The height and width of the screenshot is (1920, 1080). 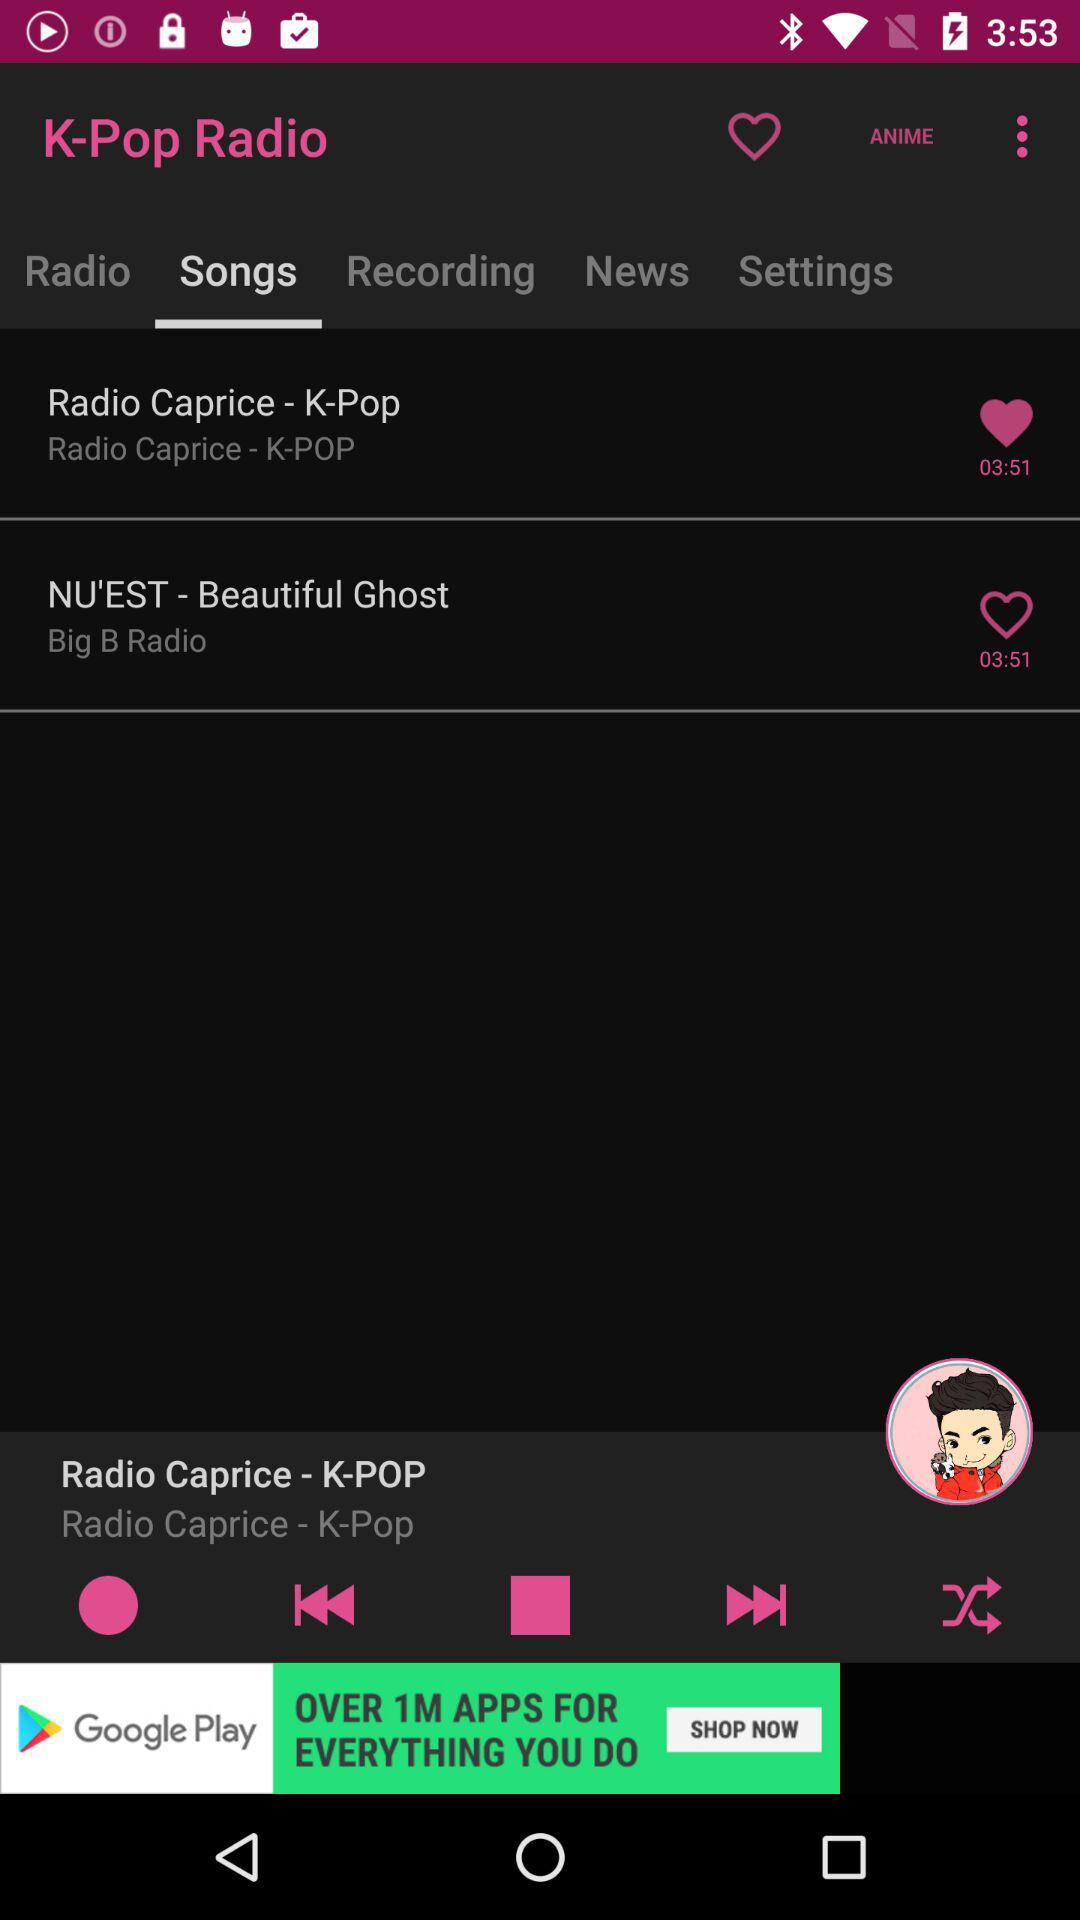 I want to click on advertisement, so click(x=540, y=1727).